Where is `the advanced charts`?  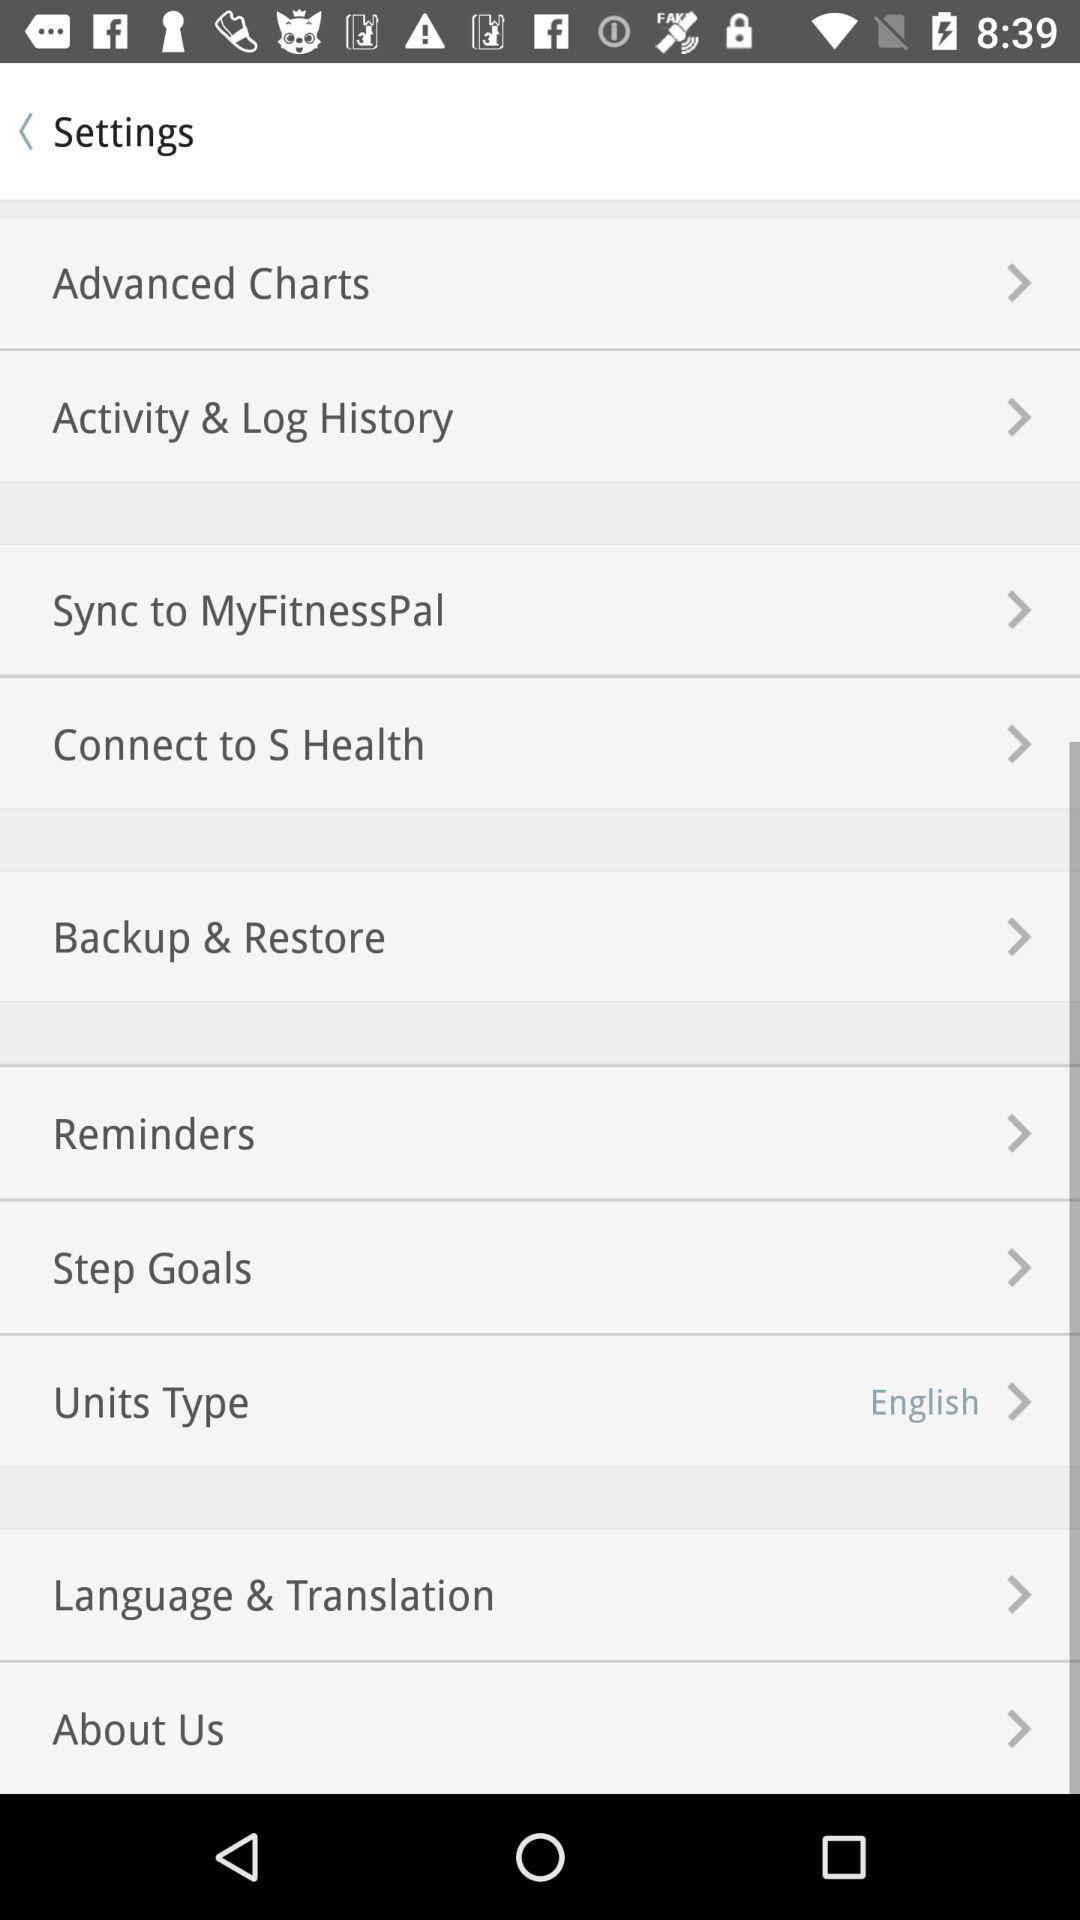
the advanced charts is located at coordinates (185, 281).